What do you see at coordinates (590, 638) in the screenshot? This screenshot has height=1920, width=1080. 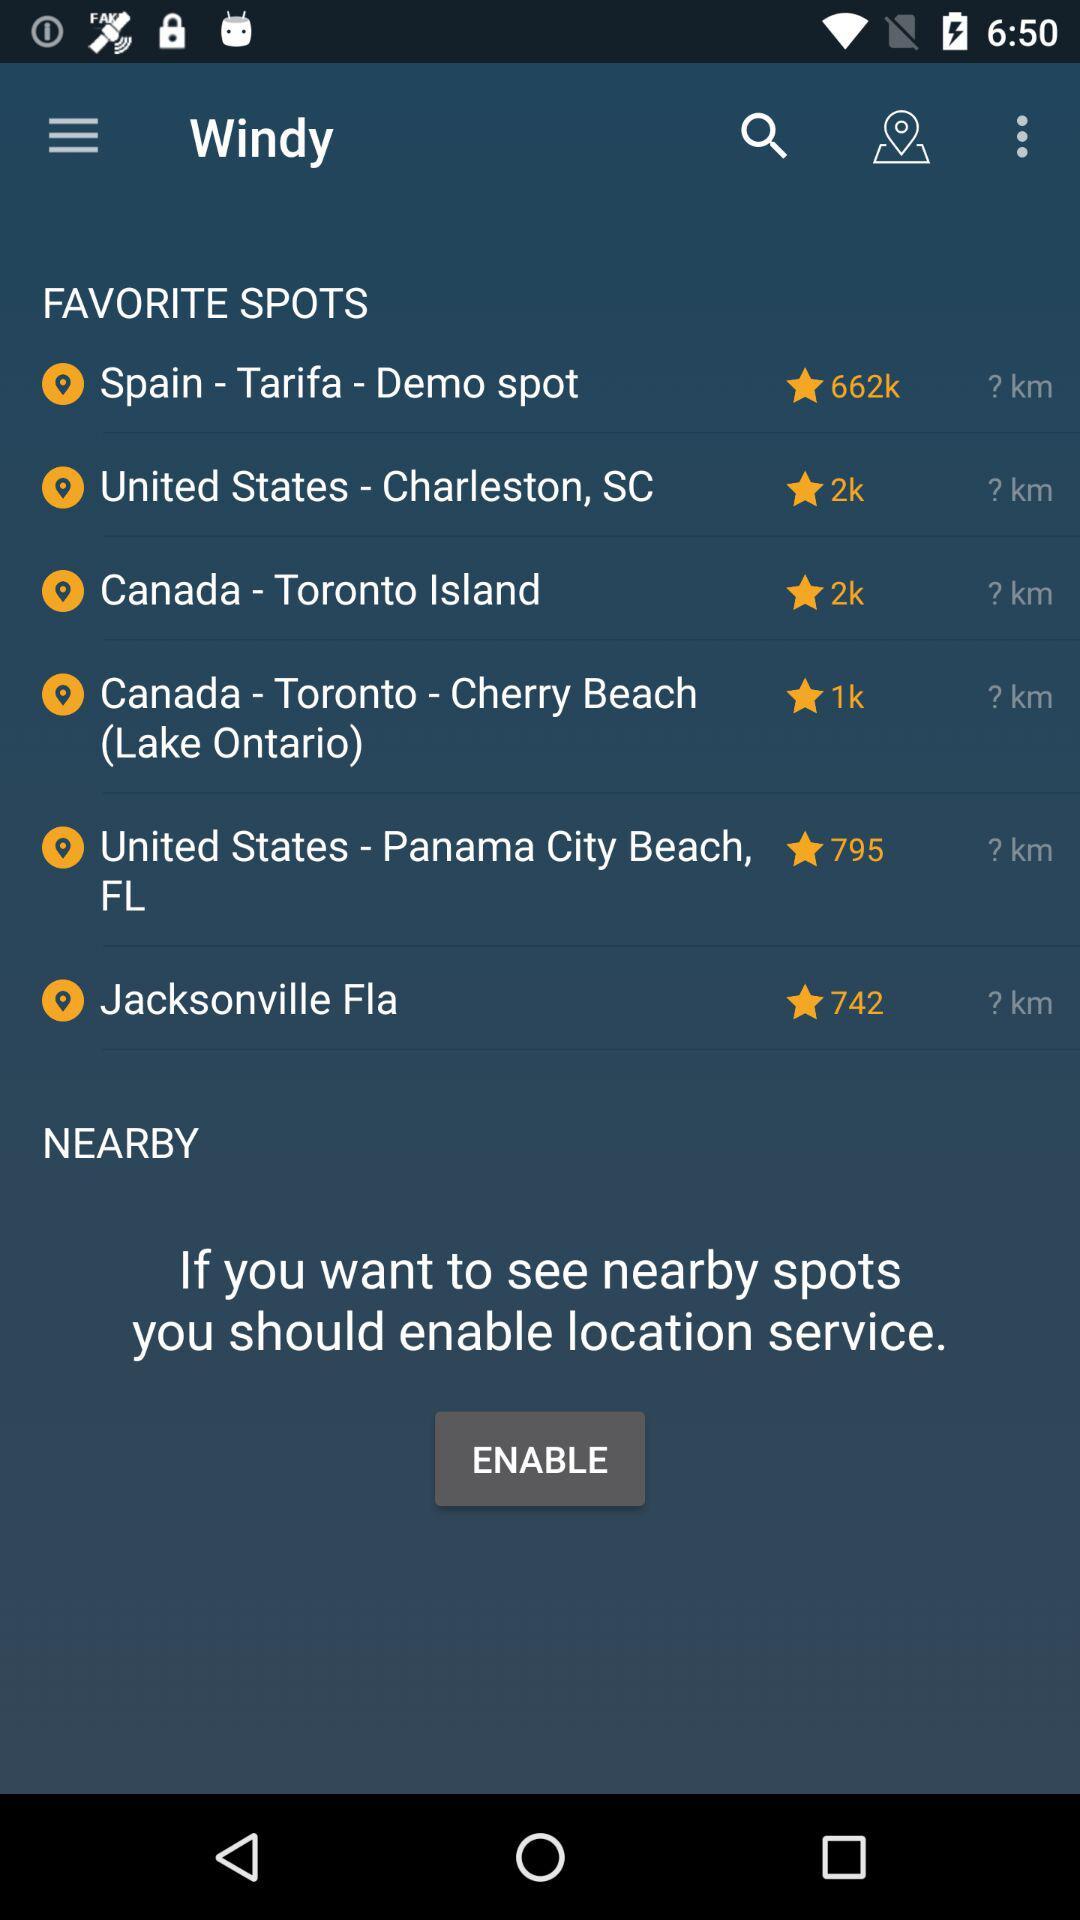 I see `item below canada - toronto island` at bounding box center [590, 638].